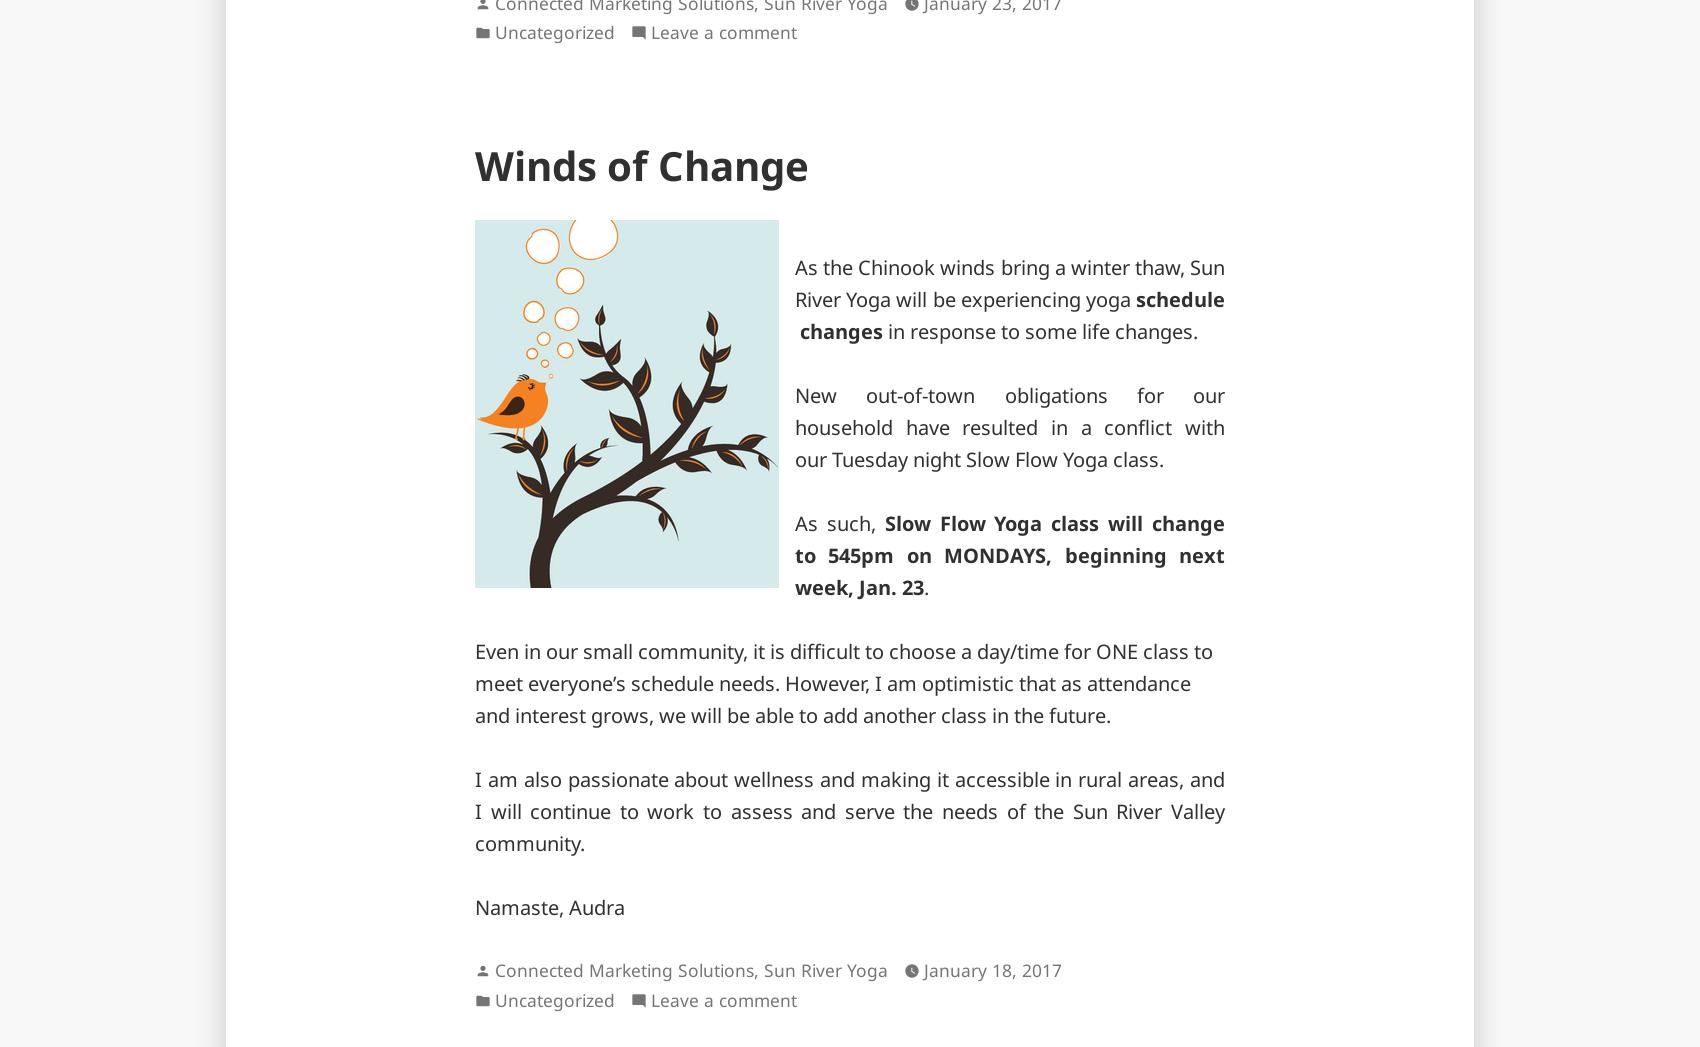 This screenshot has width=1700, height=1047. I want to click on 'New out-of-town obligations for our household have resulted in a conflict with our Tuesday night Slow Flow Yoga class.', so click(1008, 425).